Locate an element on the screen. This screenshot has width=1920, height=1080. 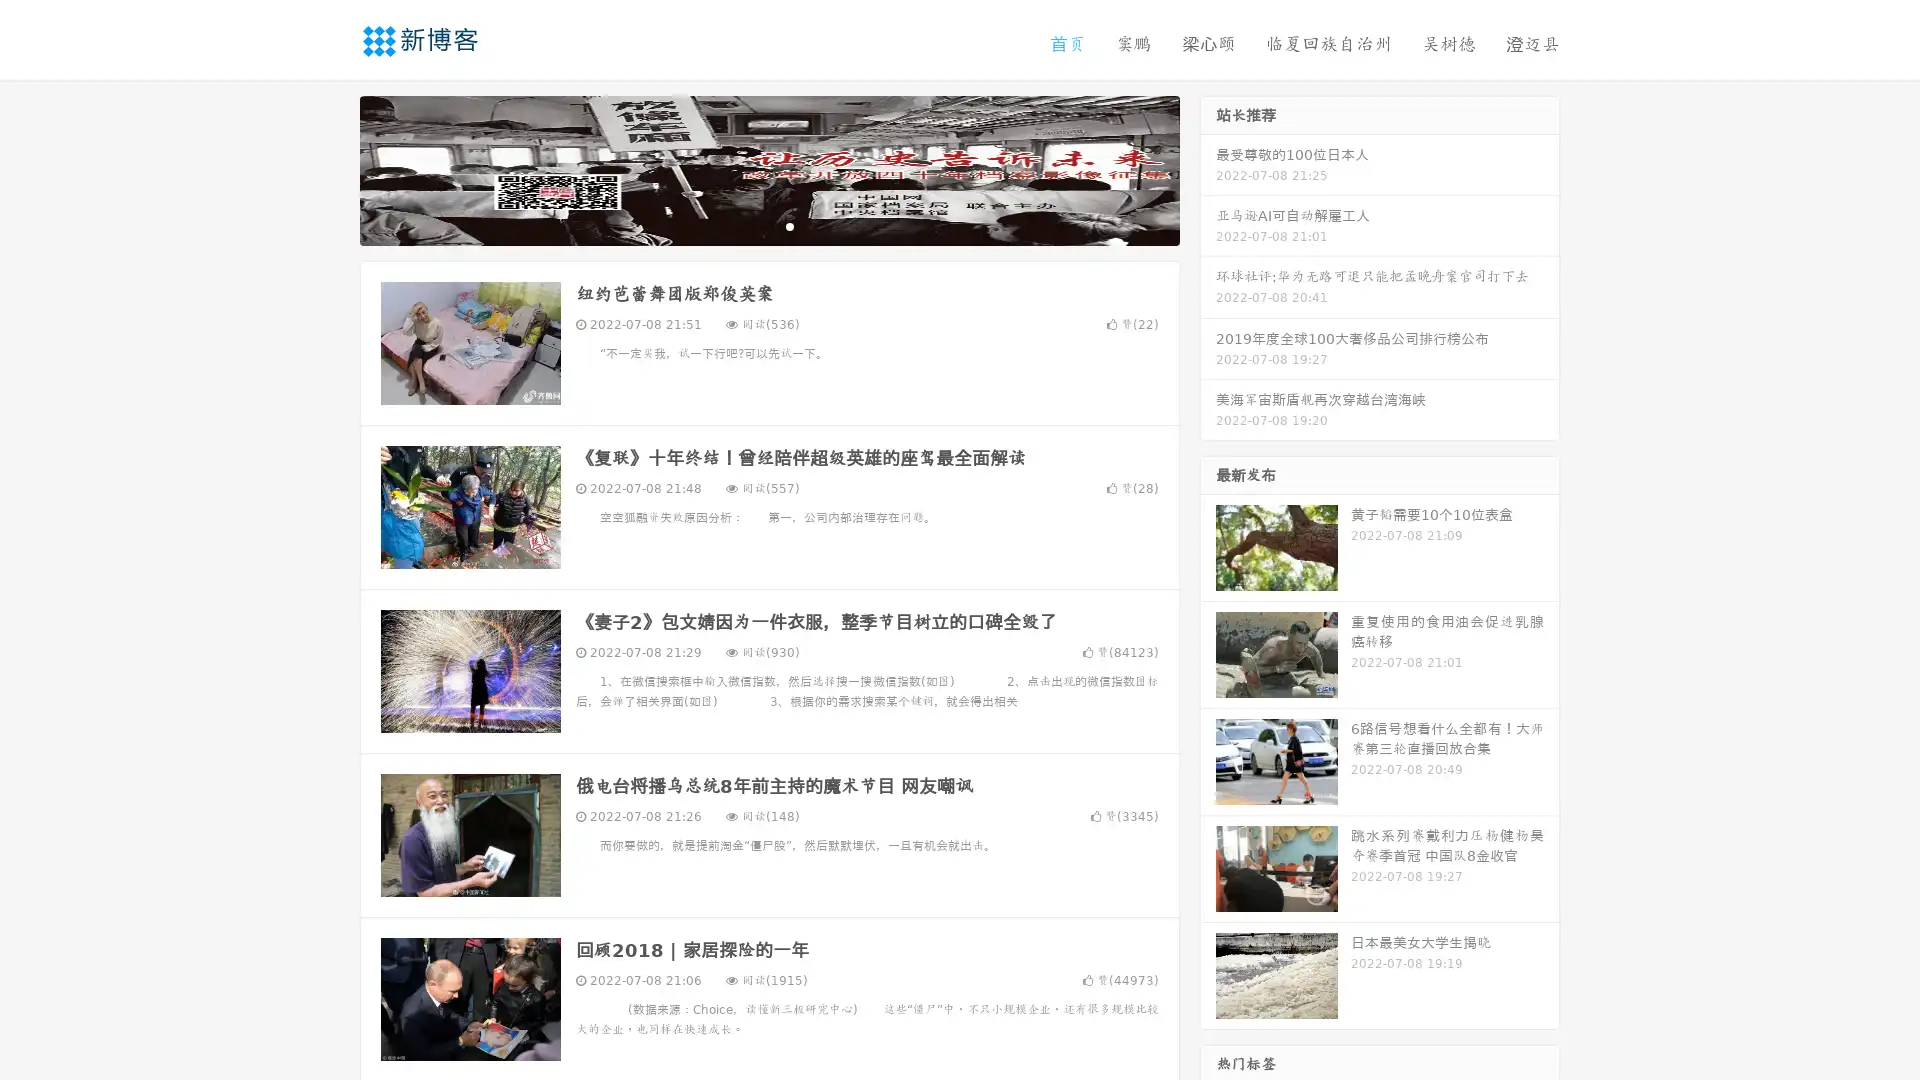
Go to slide 3 is located at coordinates (789, 225).